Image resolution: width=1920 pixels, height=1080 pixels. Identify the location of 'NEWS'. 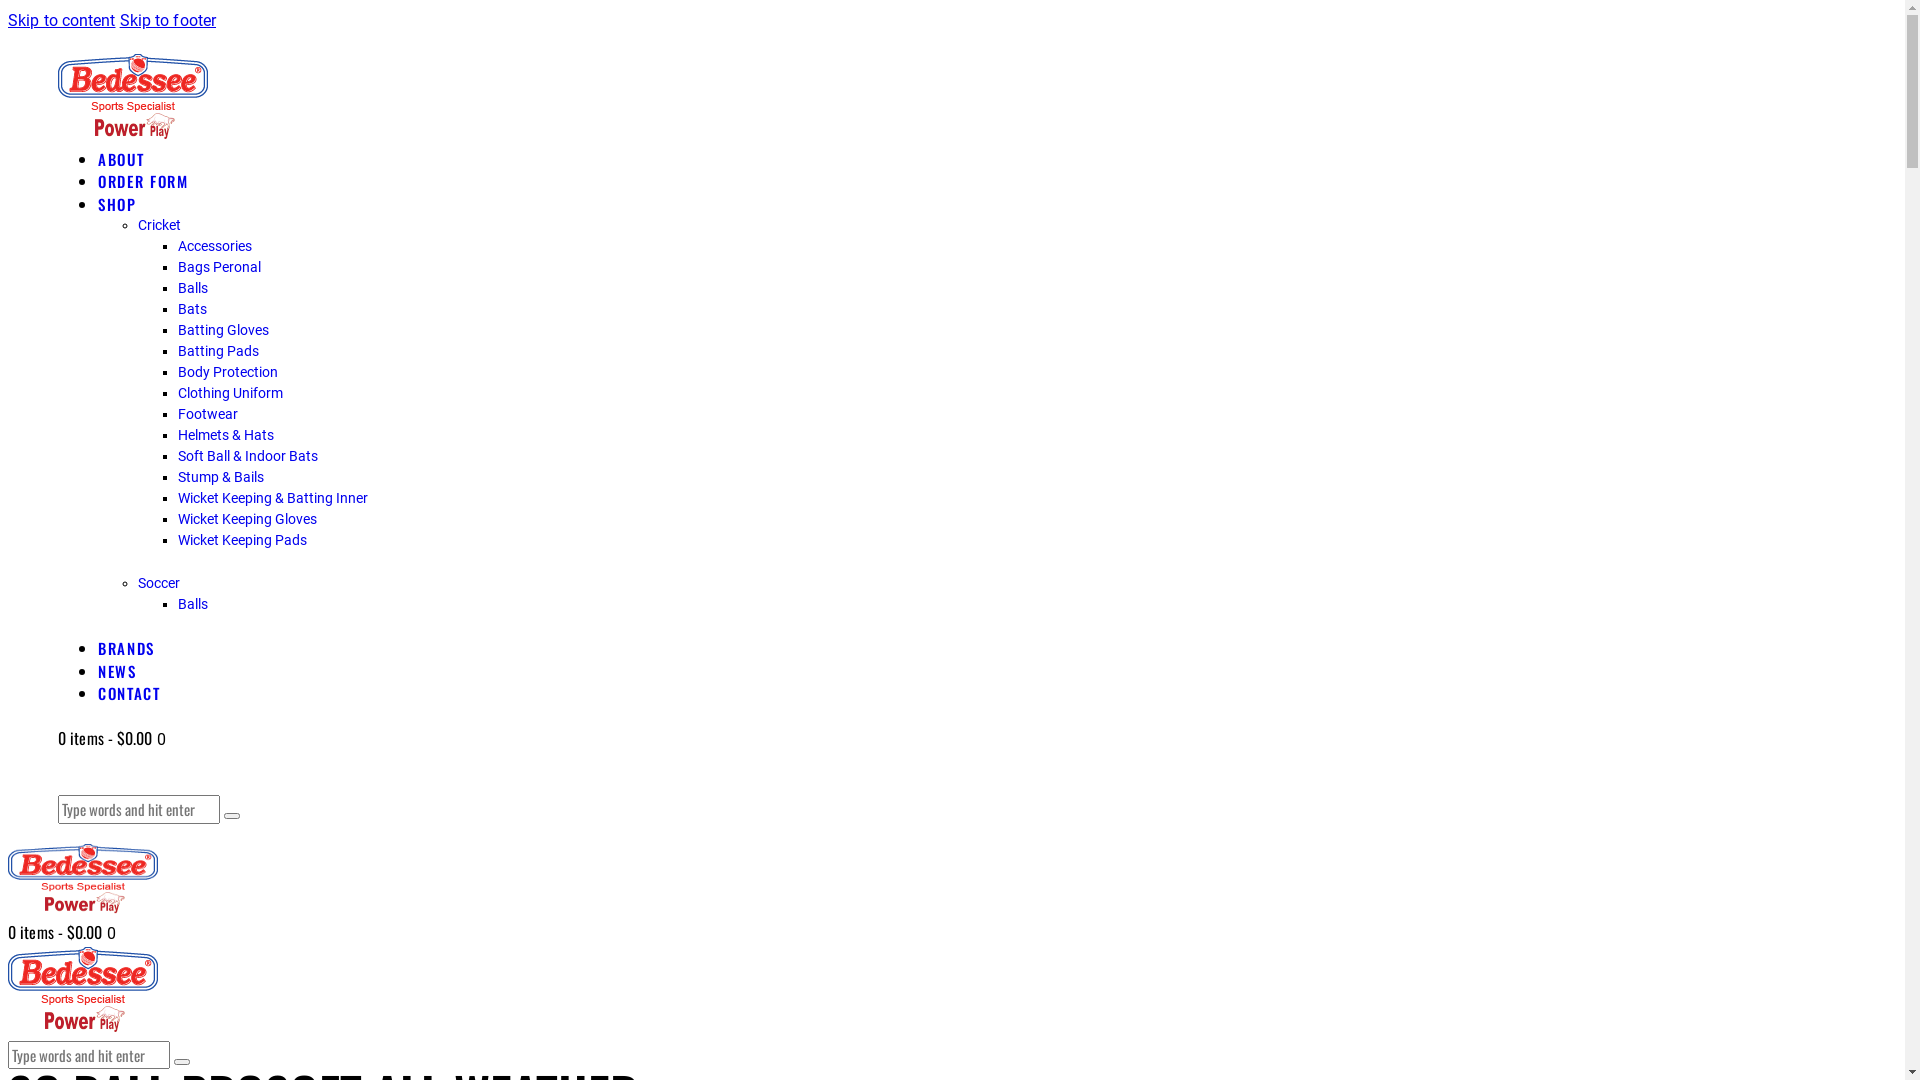
(116, 671).